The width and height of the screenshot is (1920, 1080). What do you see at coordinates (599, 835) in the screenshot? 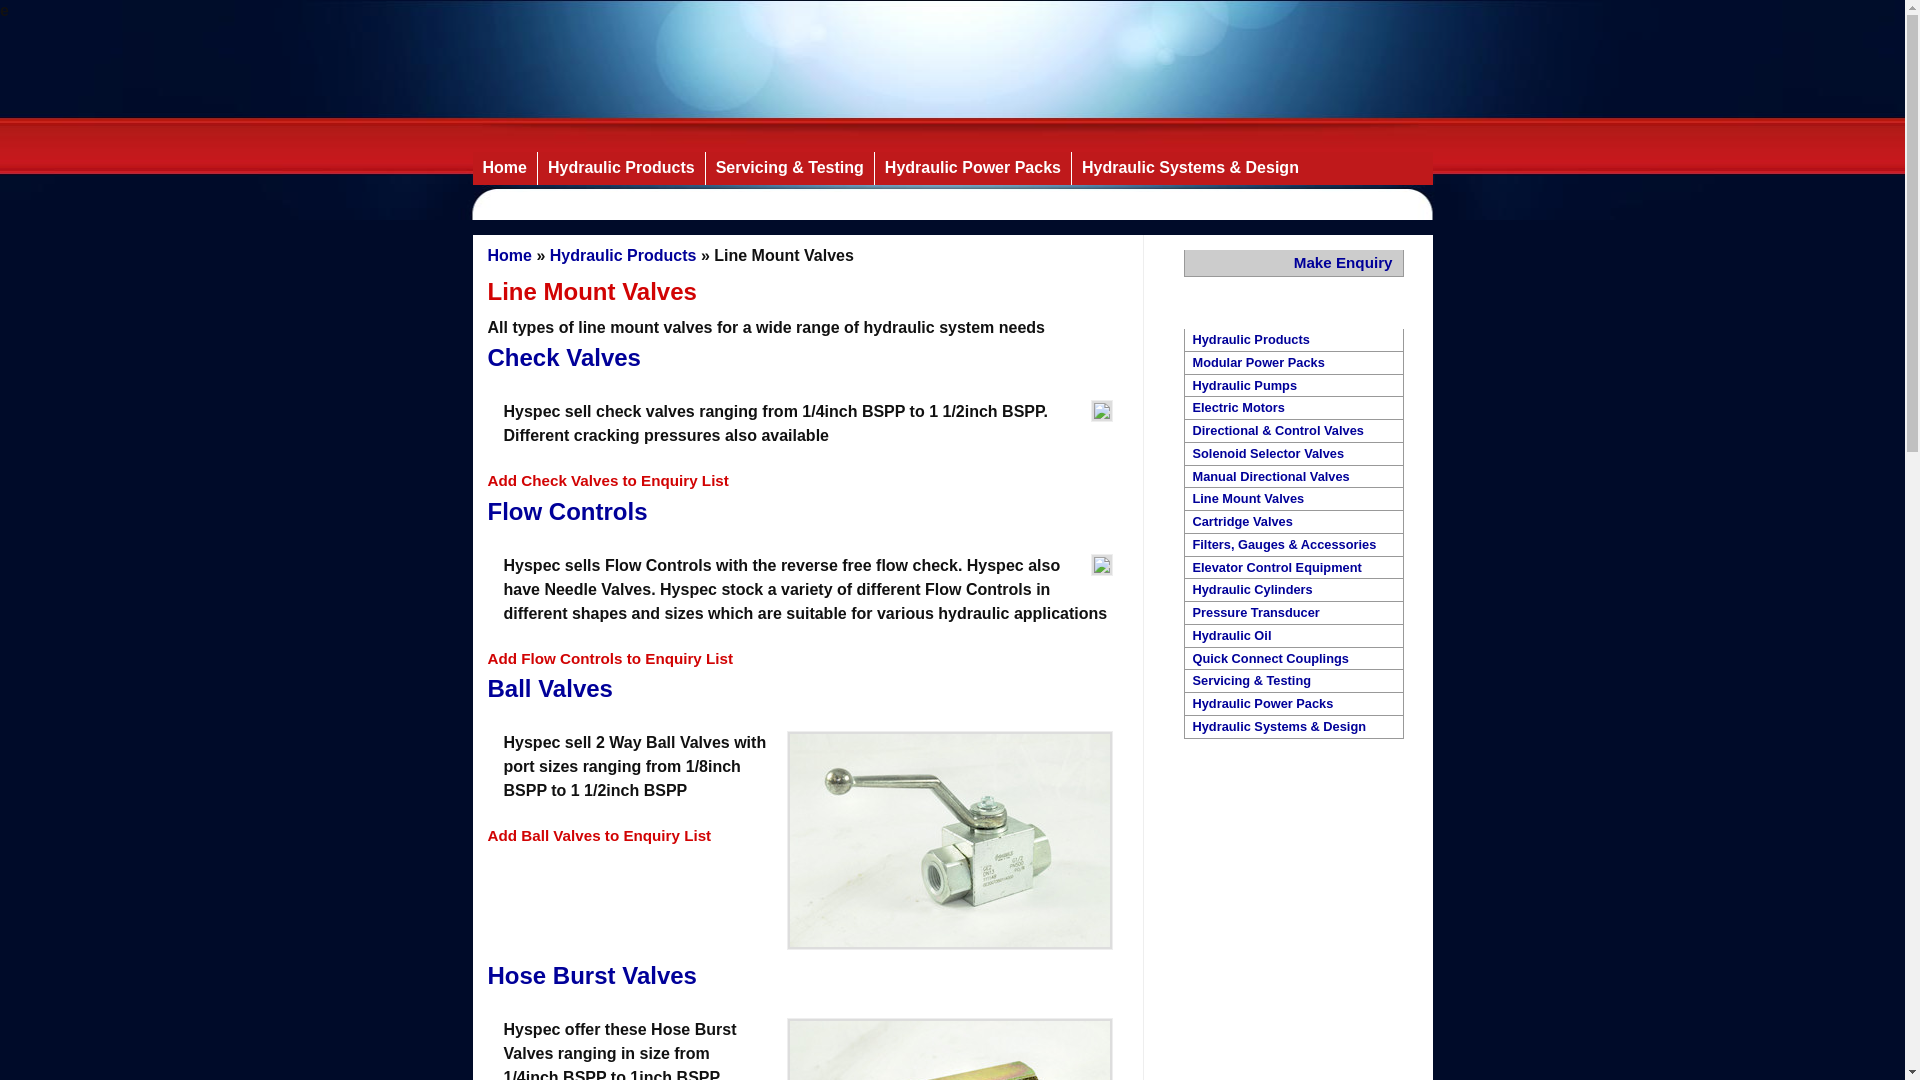
I see `'Add Ball Valves to Enquiry List'` at bounding box center [599, 835].